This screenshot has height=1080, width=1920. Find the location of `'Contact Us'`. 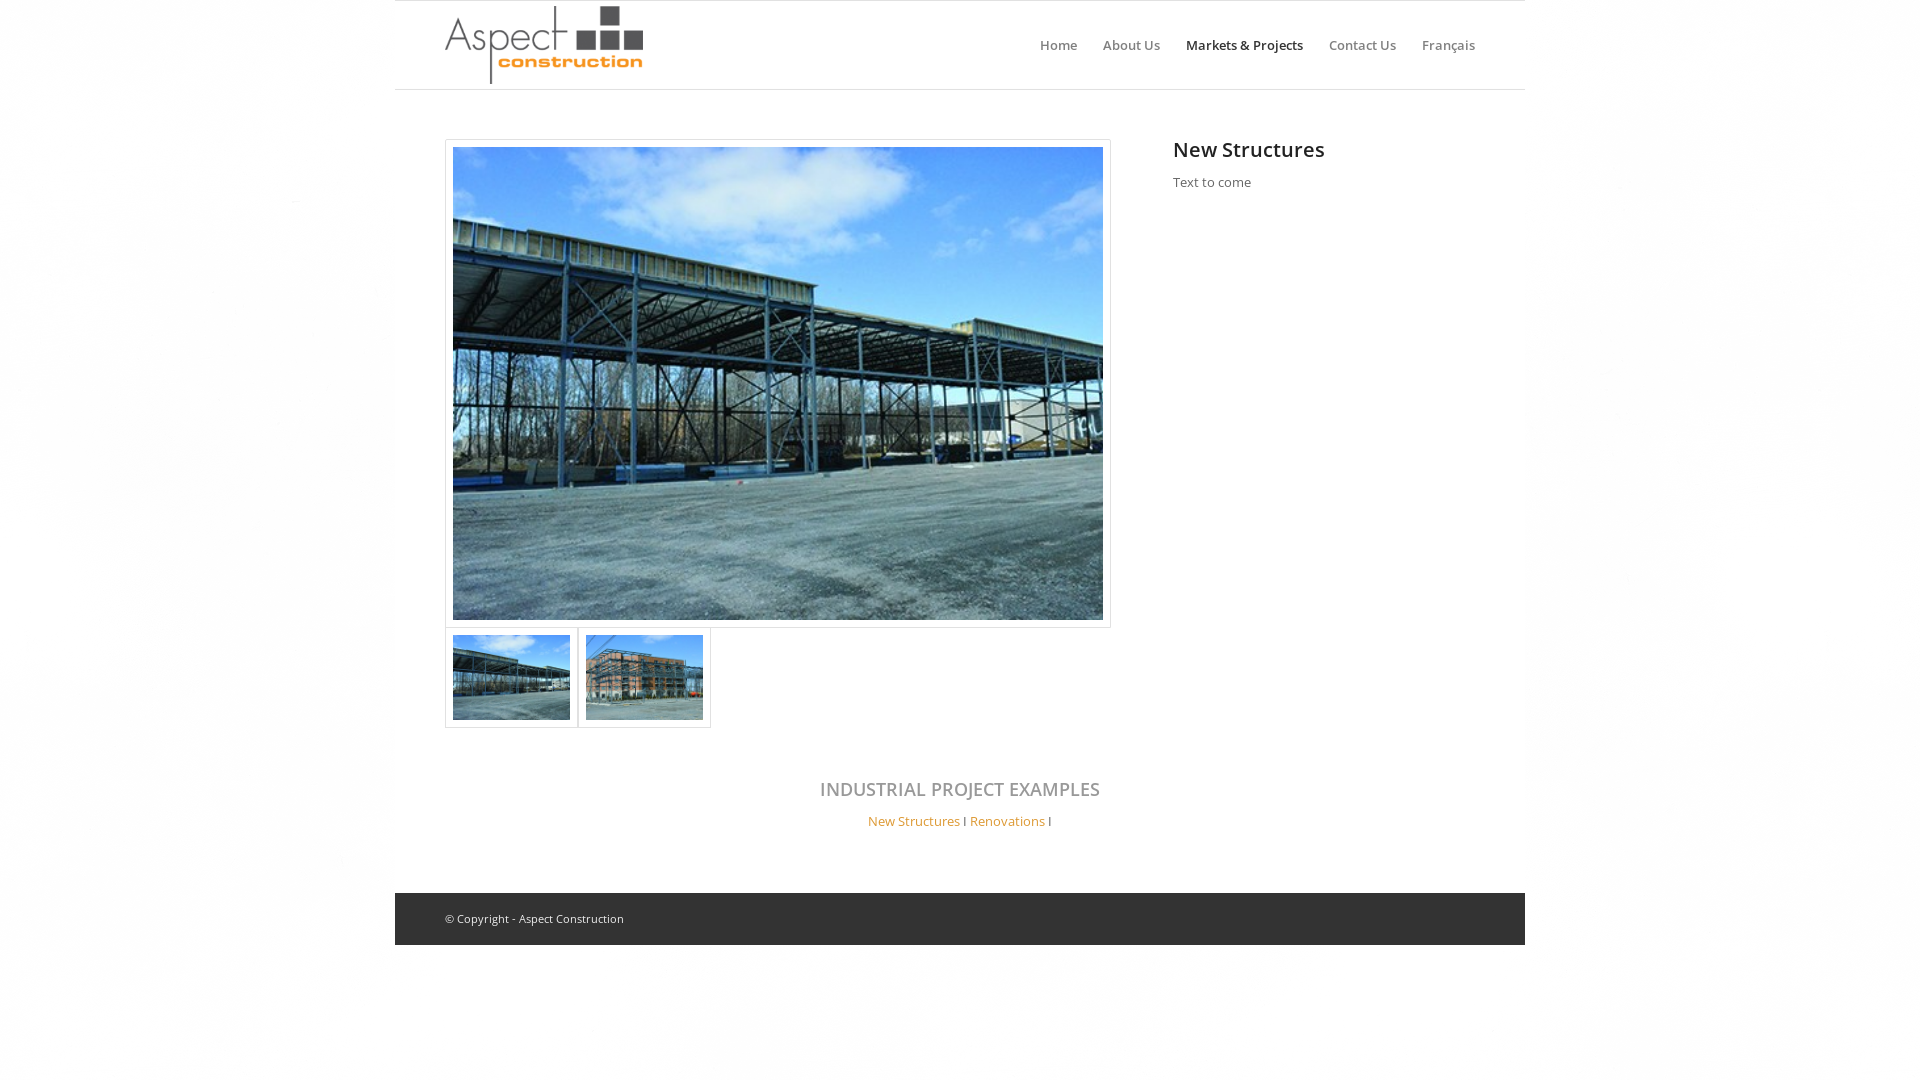

'Contact Us' is located at coordinates (1361, 45).